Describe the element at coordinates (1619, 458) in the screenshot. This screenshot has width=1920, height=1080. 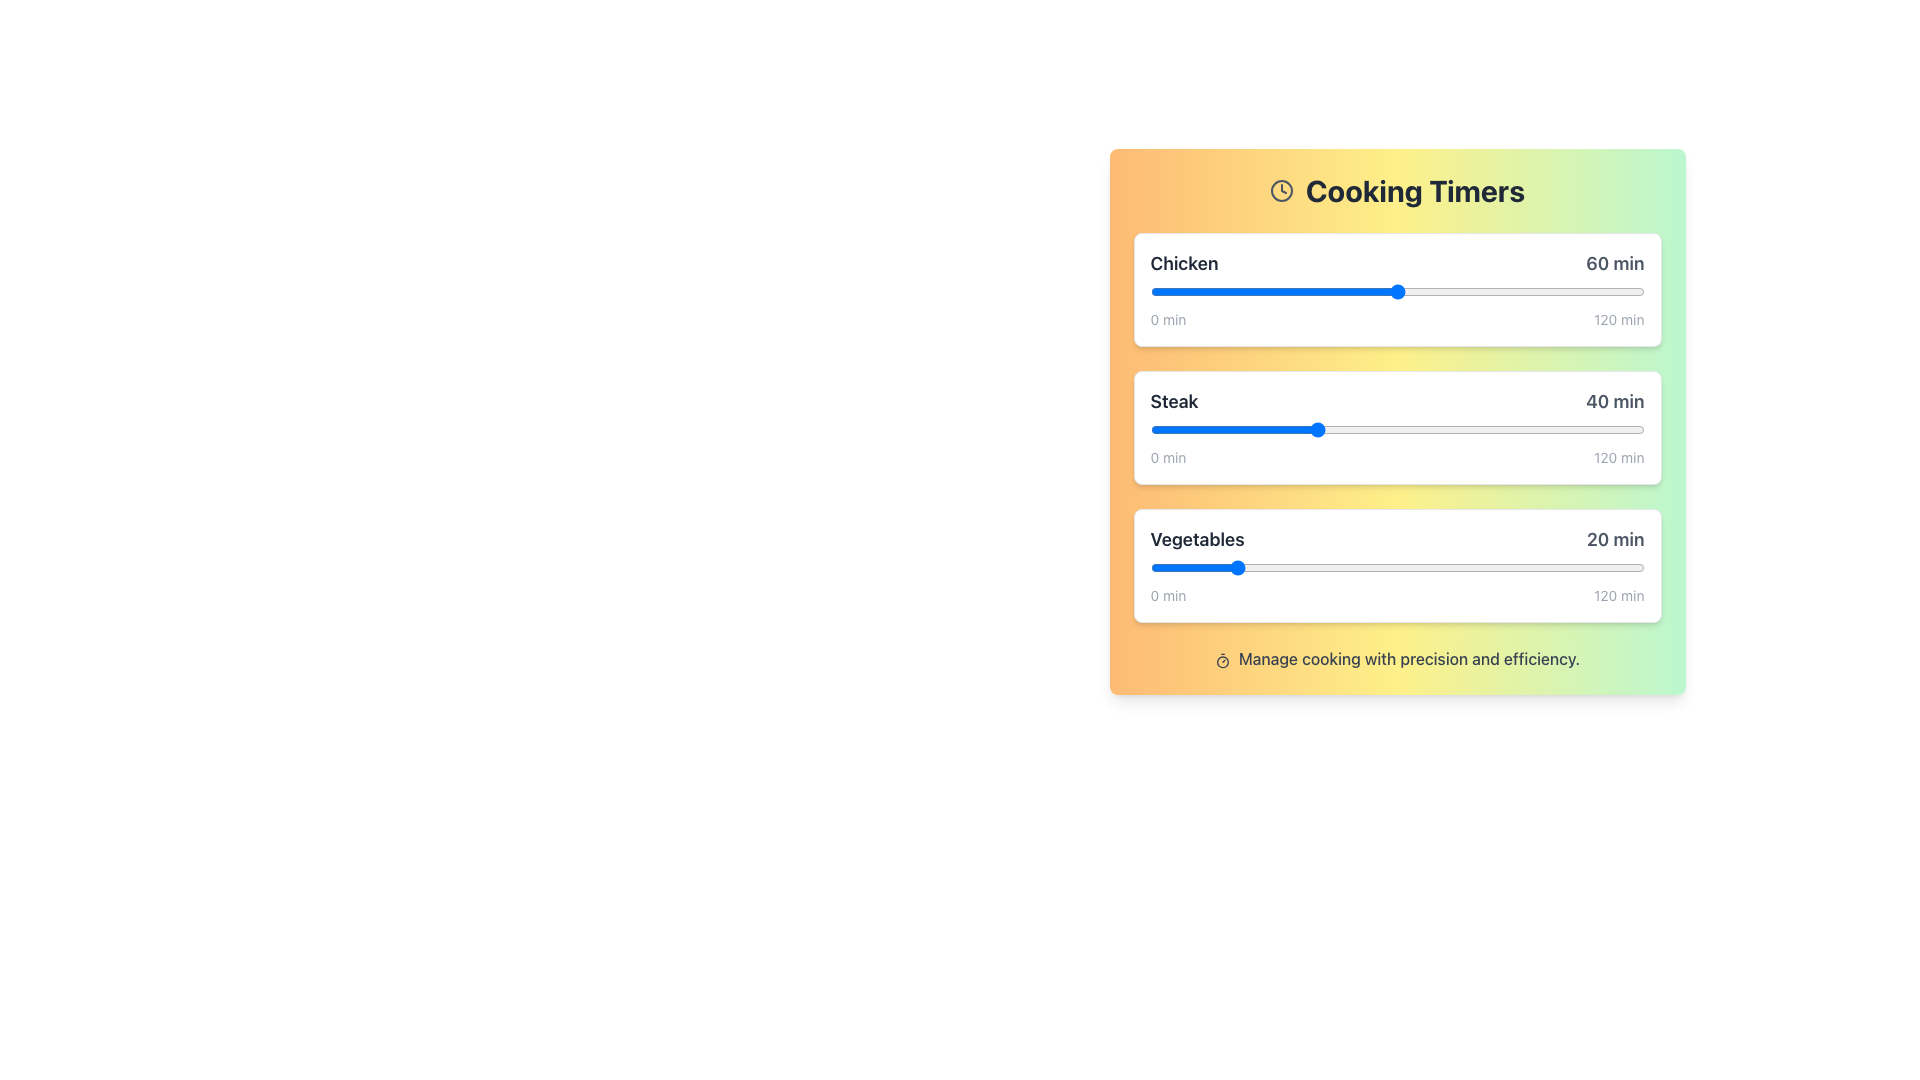
I see `the static text displaying '120 min', which is positioned to the right of the slider component in the timer-related section for the 'Vegetables' timer row` at that location.